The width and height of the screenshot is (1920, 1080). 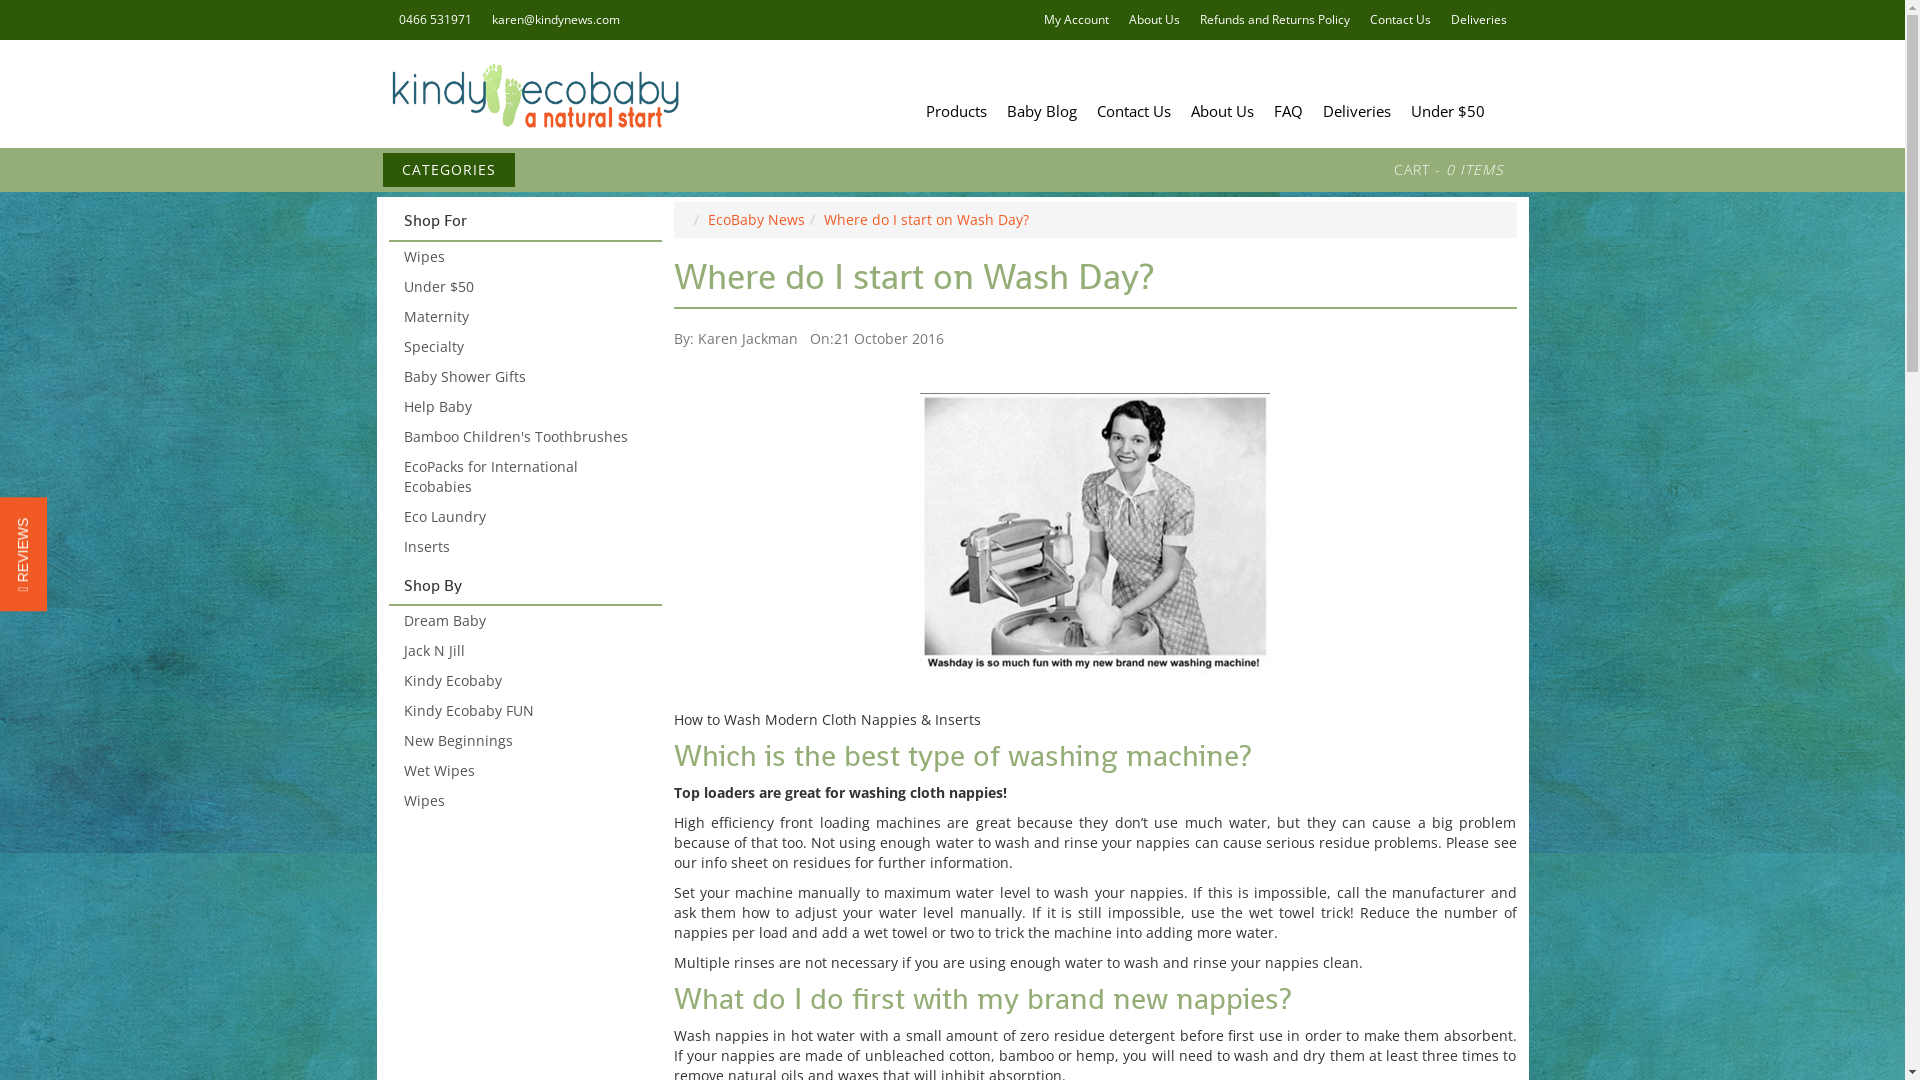 What do you see at coordinates (1084, 111) in the screenshot?
I see `'Contact Us'` at bounding box center [1084, 111].